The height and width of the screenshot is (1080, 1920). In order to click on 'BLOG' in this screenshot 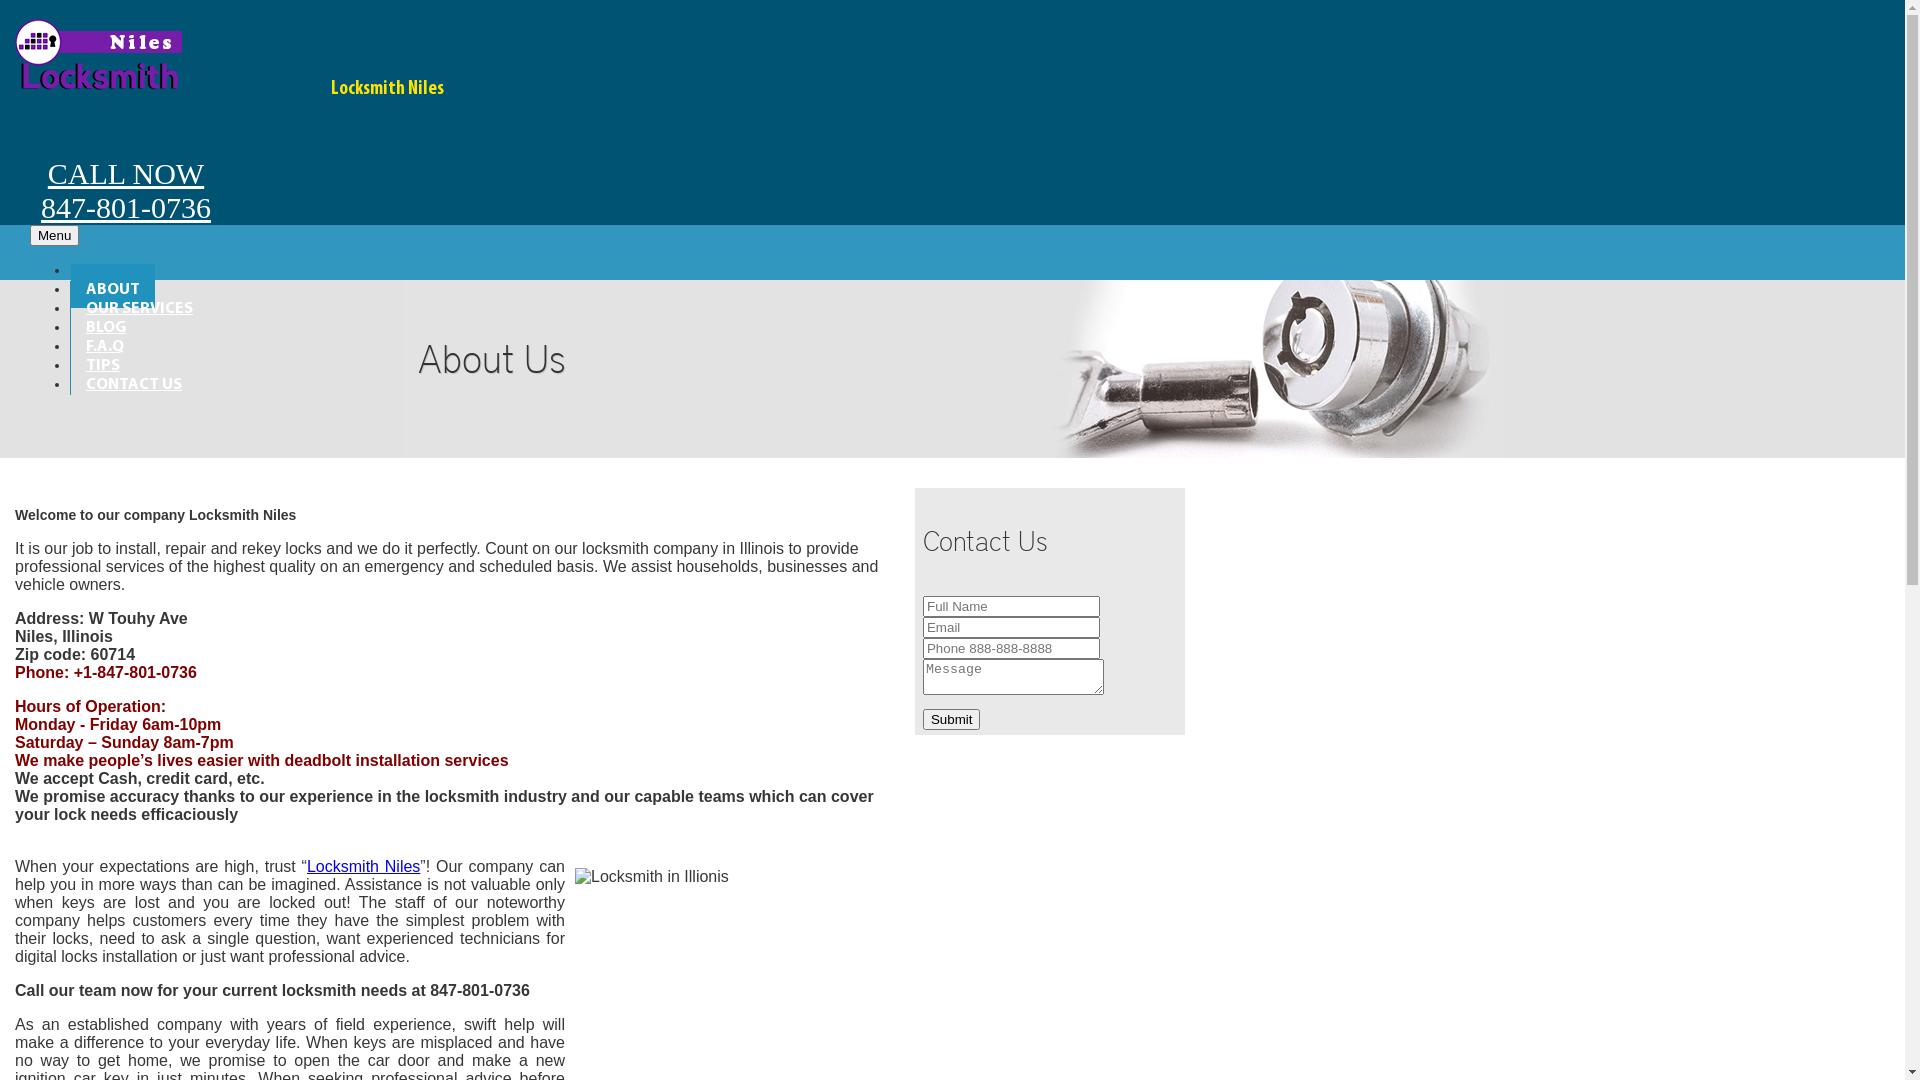, I will do `click(104, 323)`.